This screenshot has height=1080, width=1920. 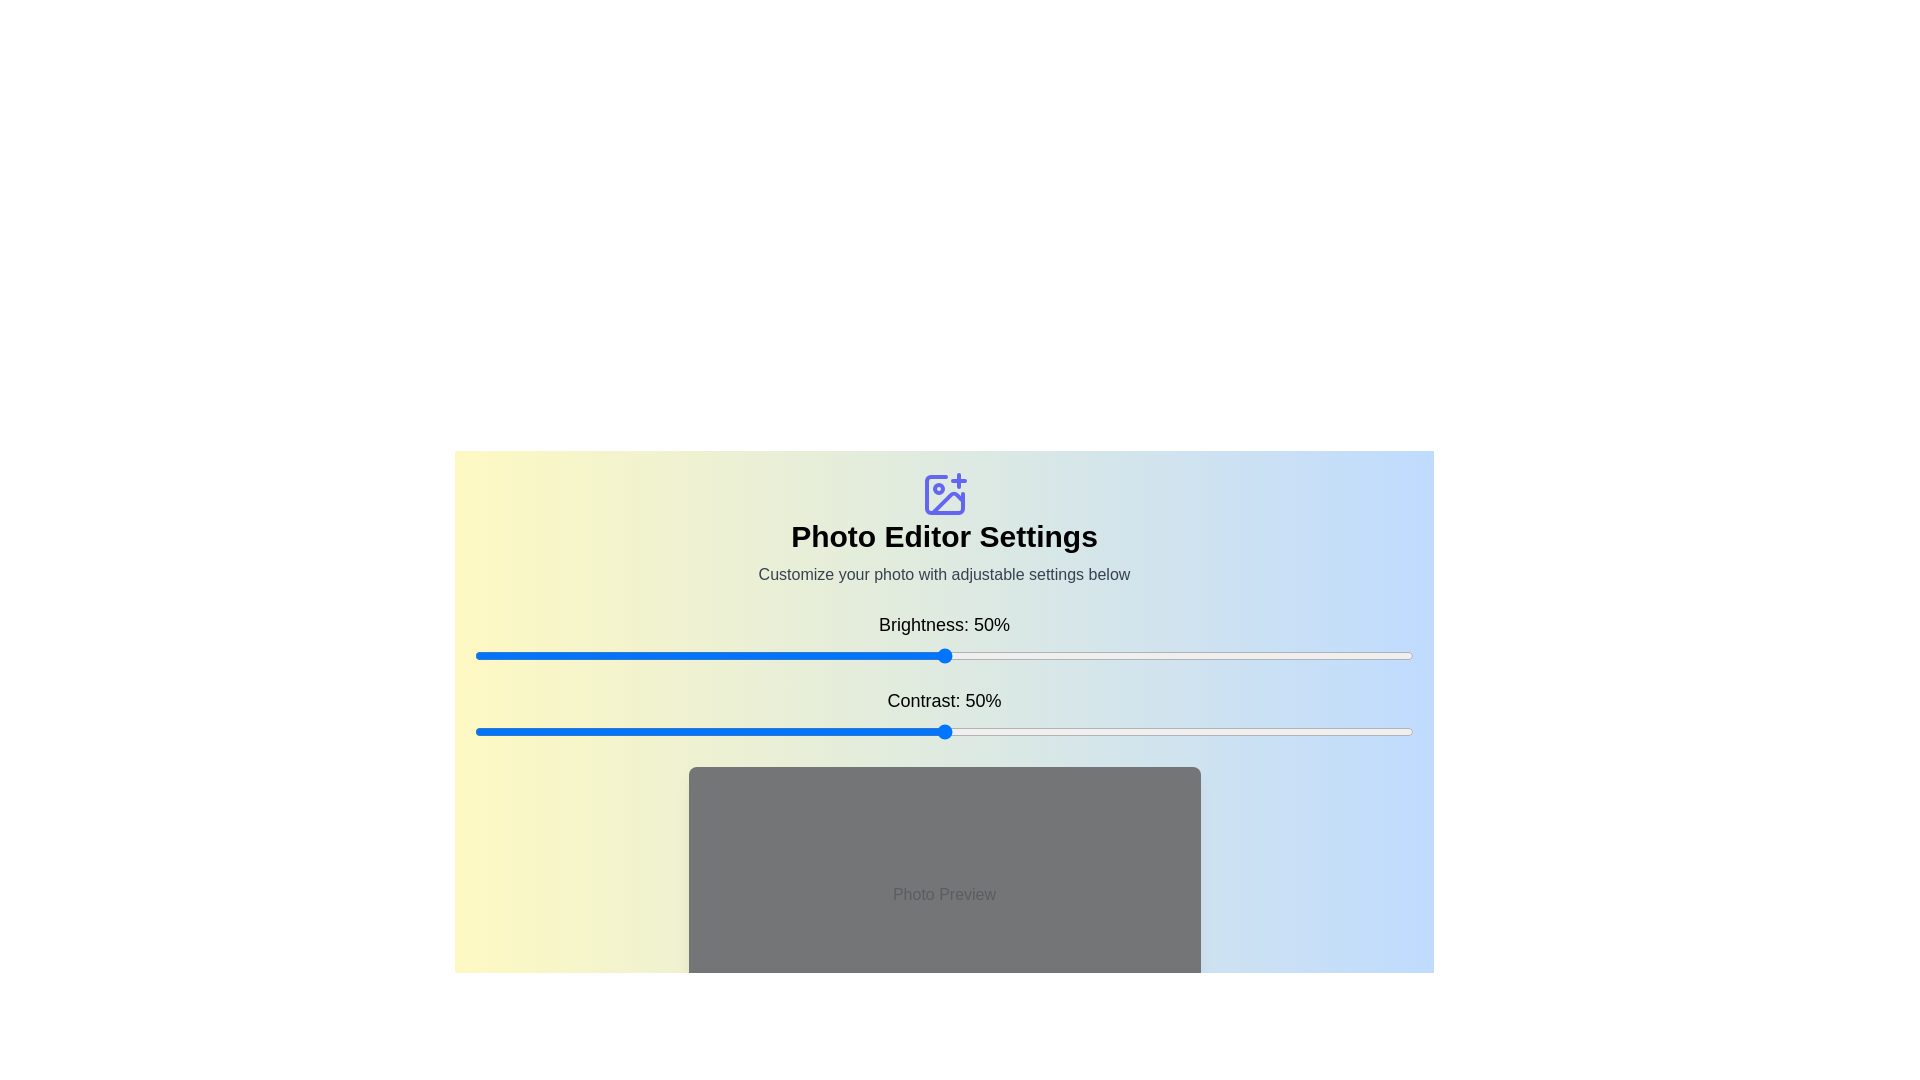 I want to click on the brightness slider to 93%, so click(x=1348, y=655).